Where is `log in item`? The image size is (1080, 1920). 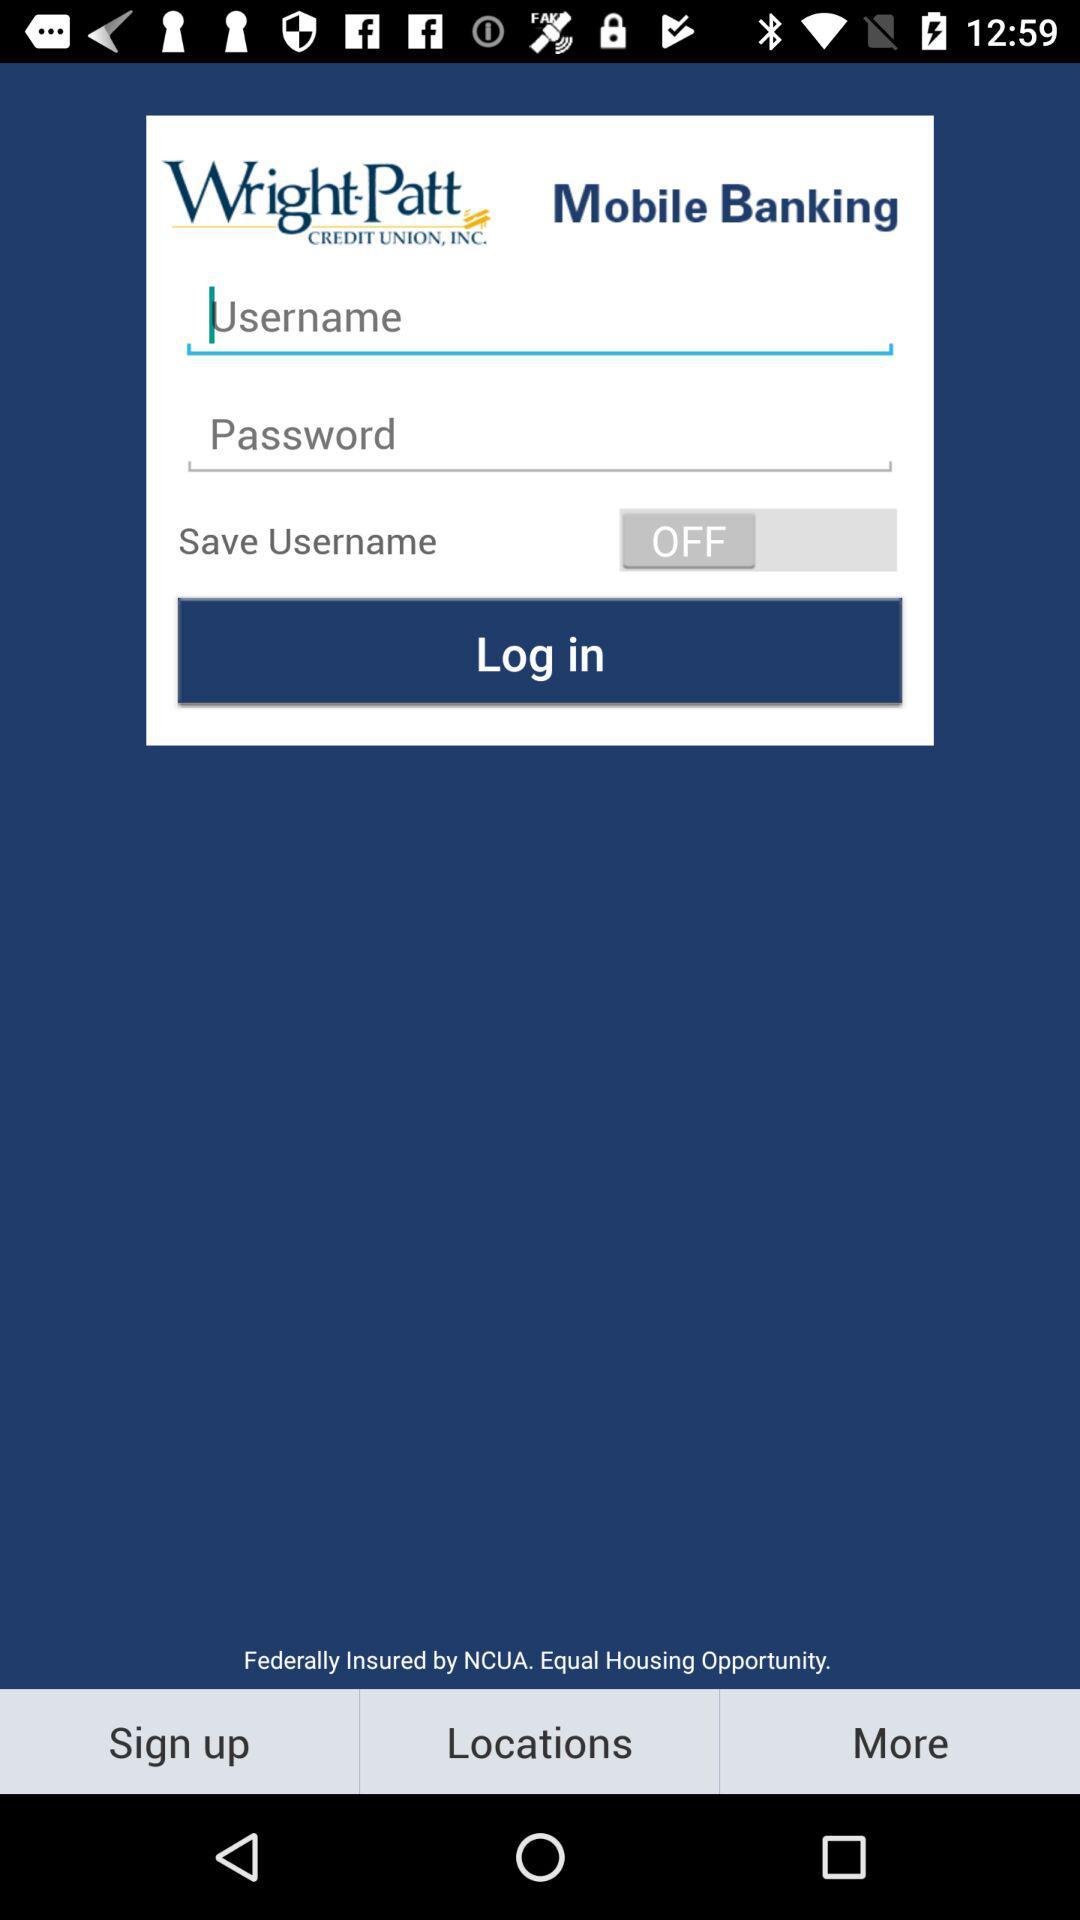 log in item is located at coordinates (540, 652).